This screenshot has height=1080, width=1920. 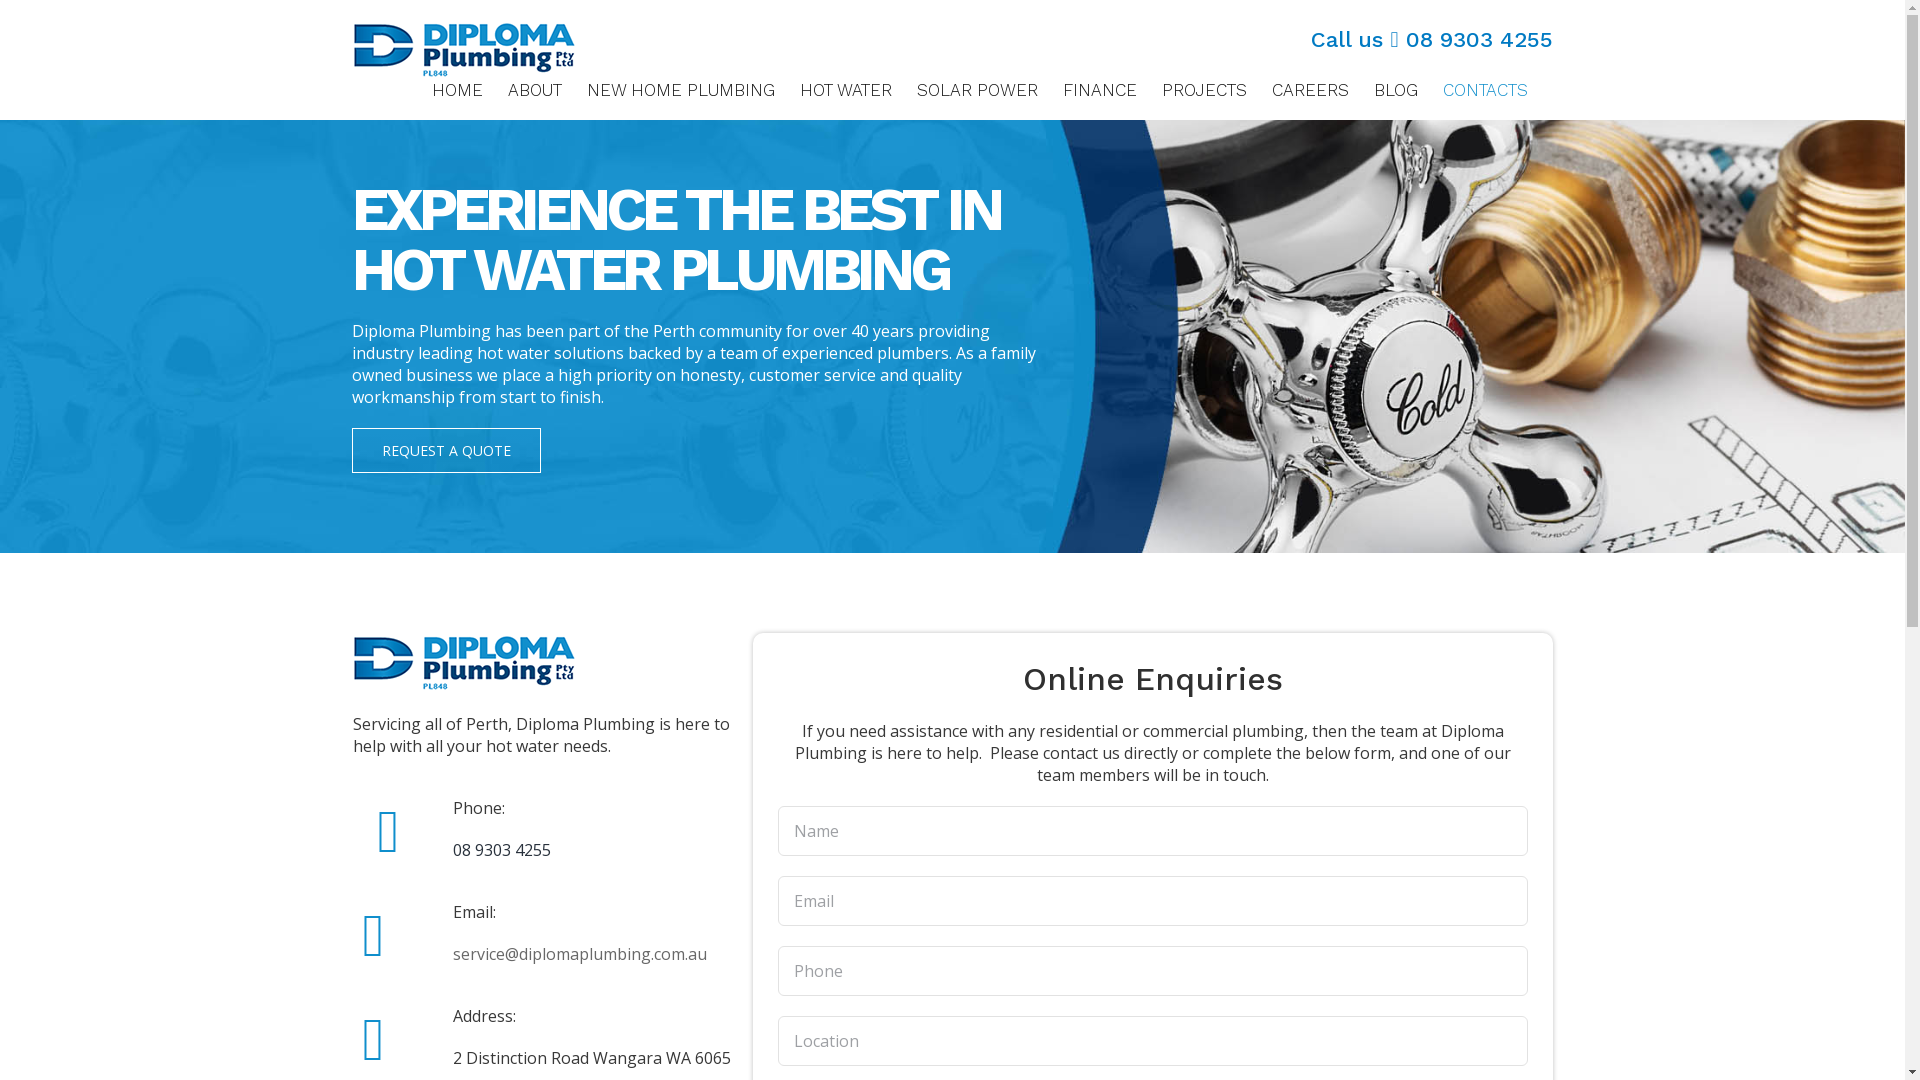 What do you see at coordinates (1405, 39) in the screenshot?
I see `'08 9303 4255'` at bounding box center [1405, 39].